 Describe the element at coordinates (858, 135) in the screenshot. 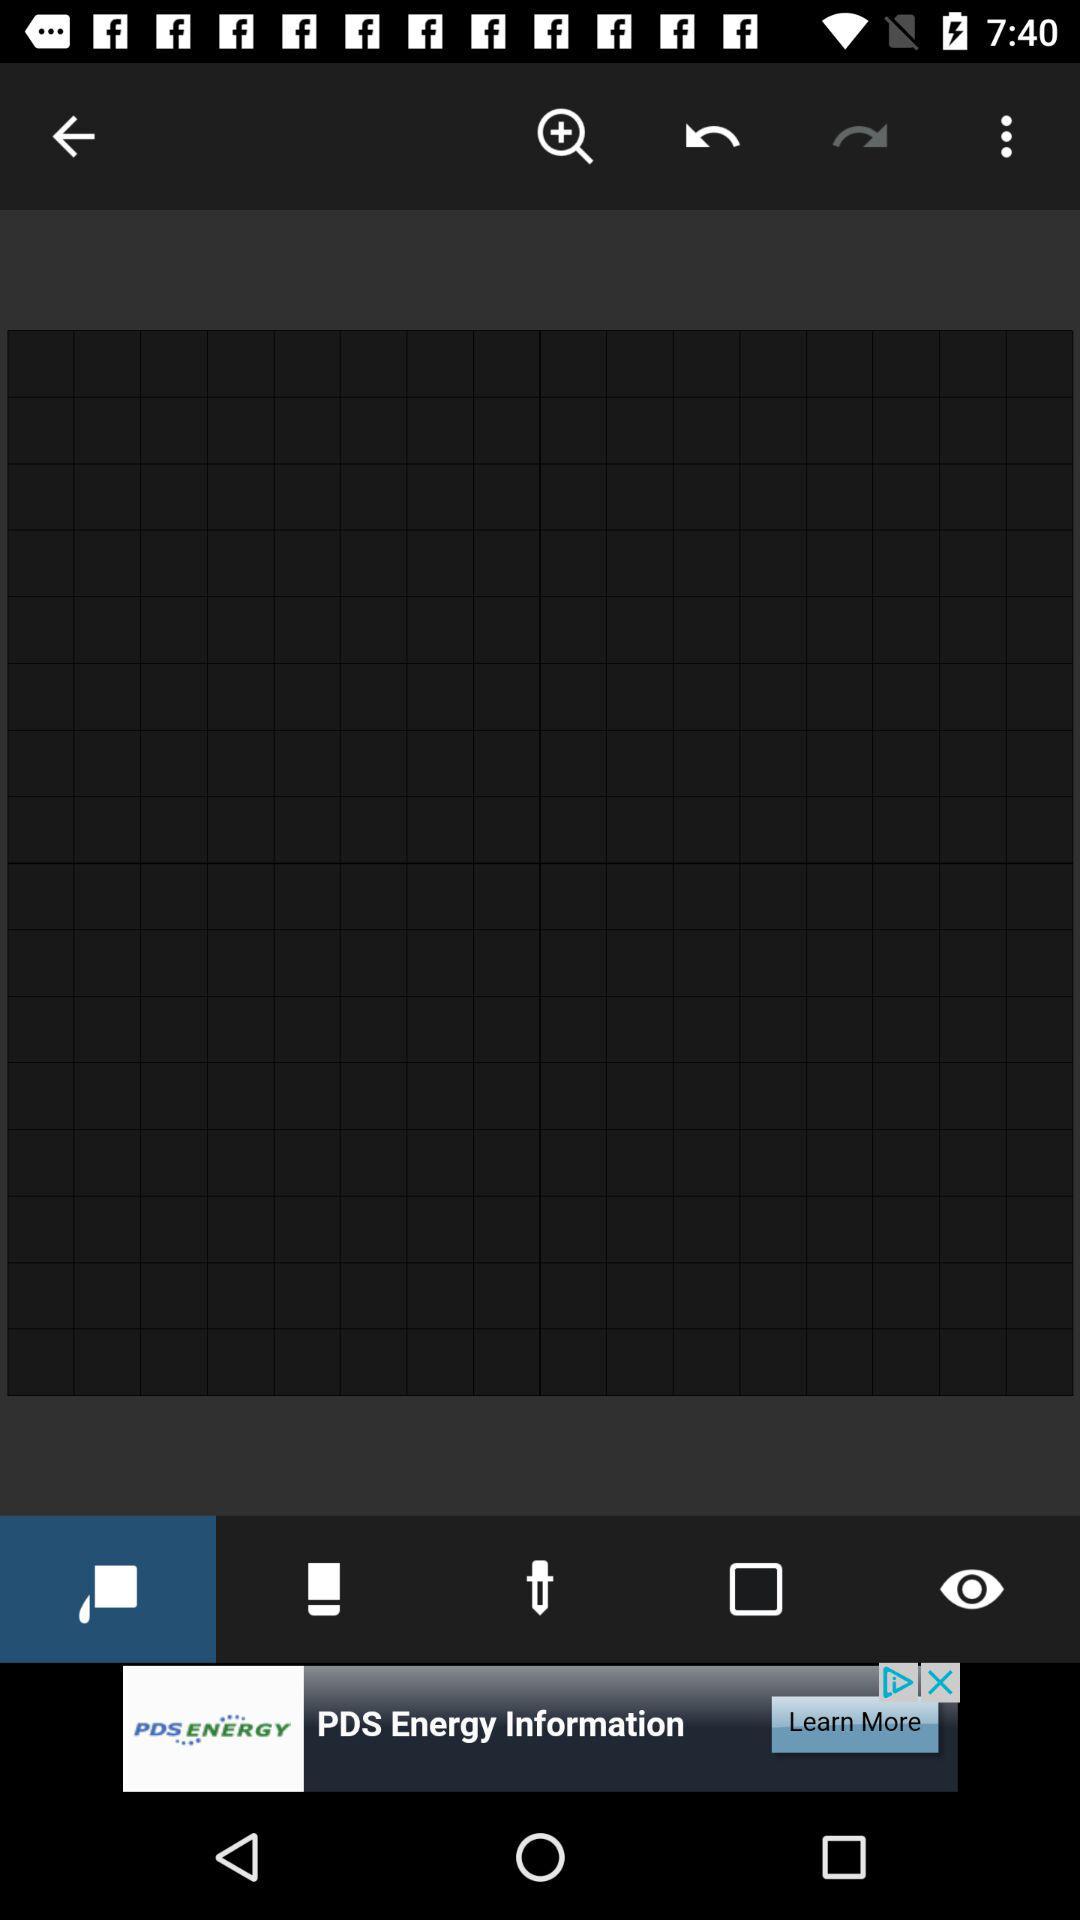

I see `rotate image` at that location.